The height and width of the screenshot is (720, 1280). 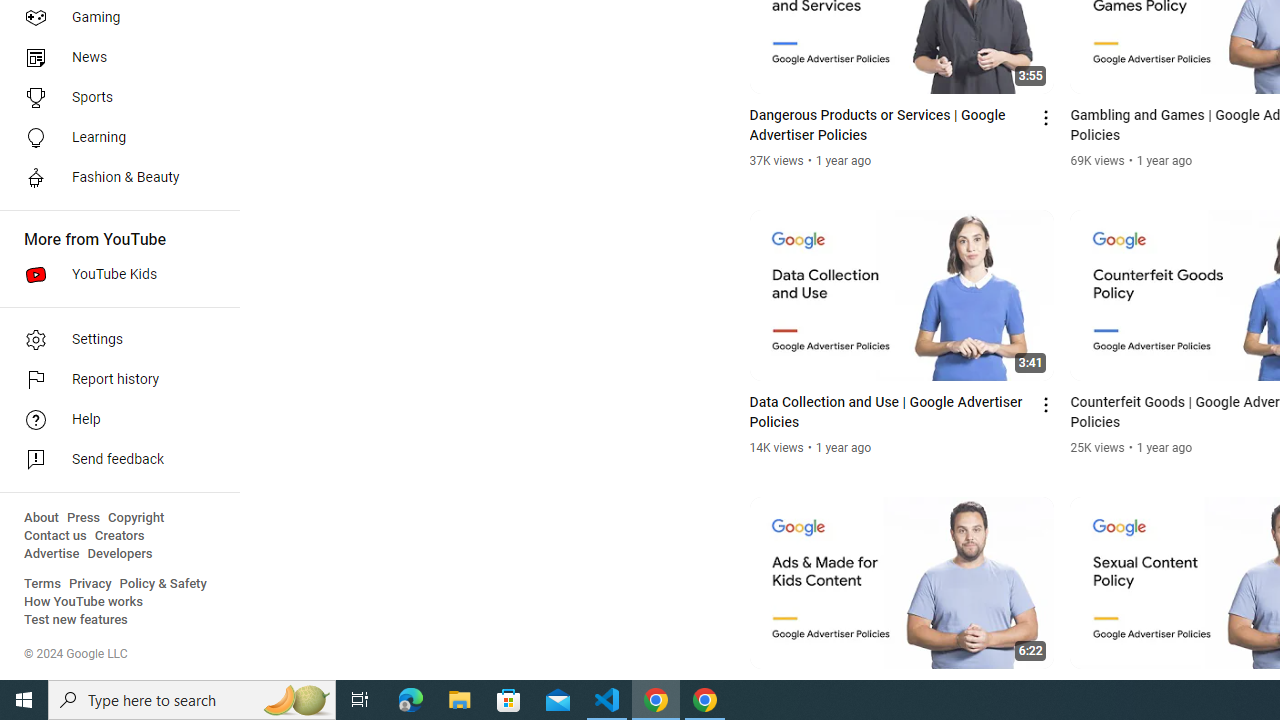 What do you see at coordinates (112, 56) in the screenshot?
I see `'News'` at bounding box center [112, 56].